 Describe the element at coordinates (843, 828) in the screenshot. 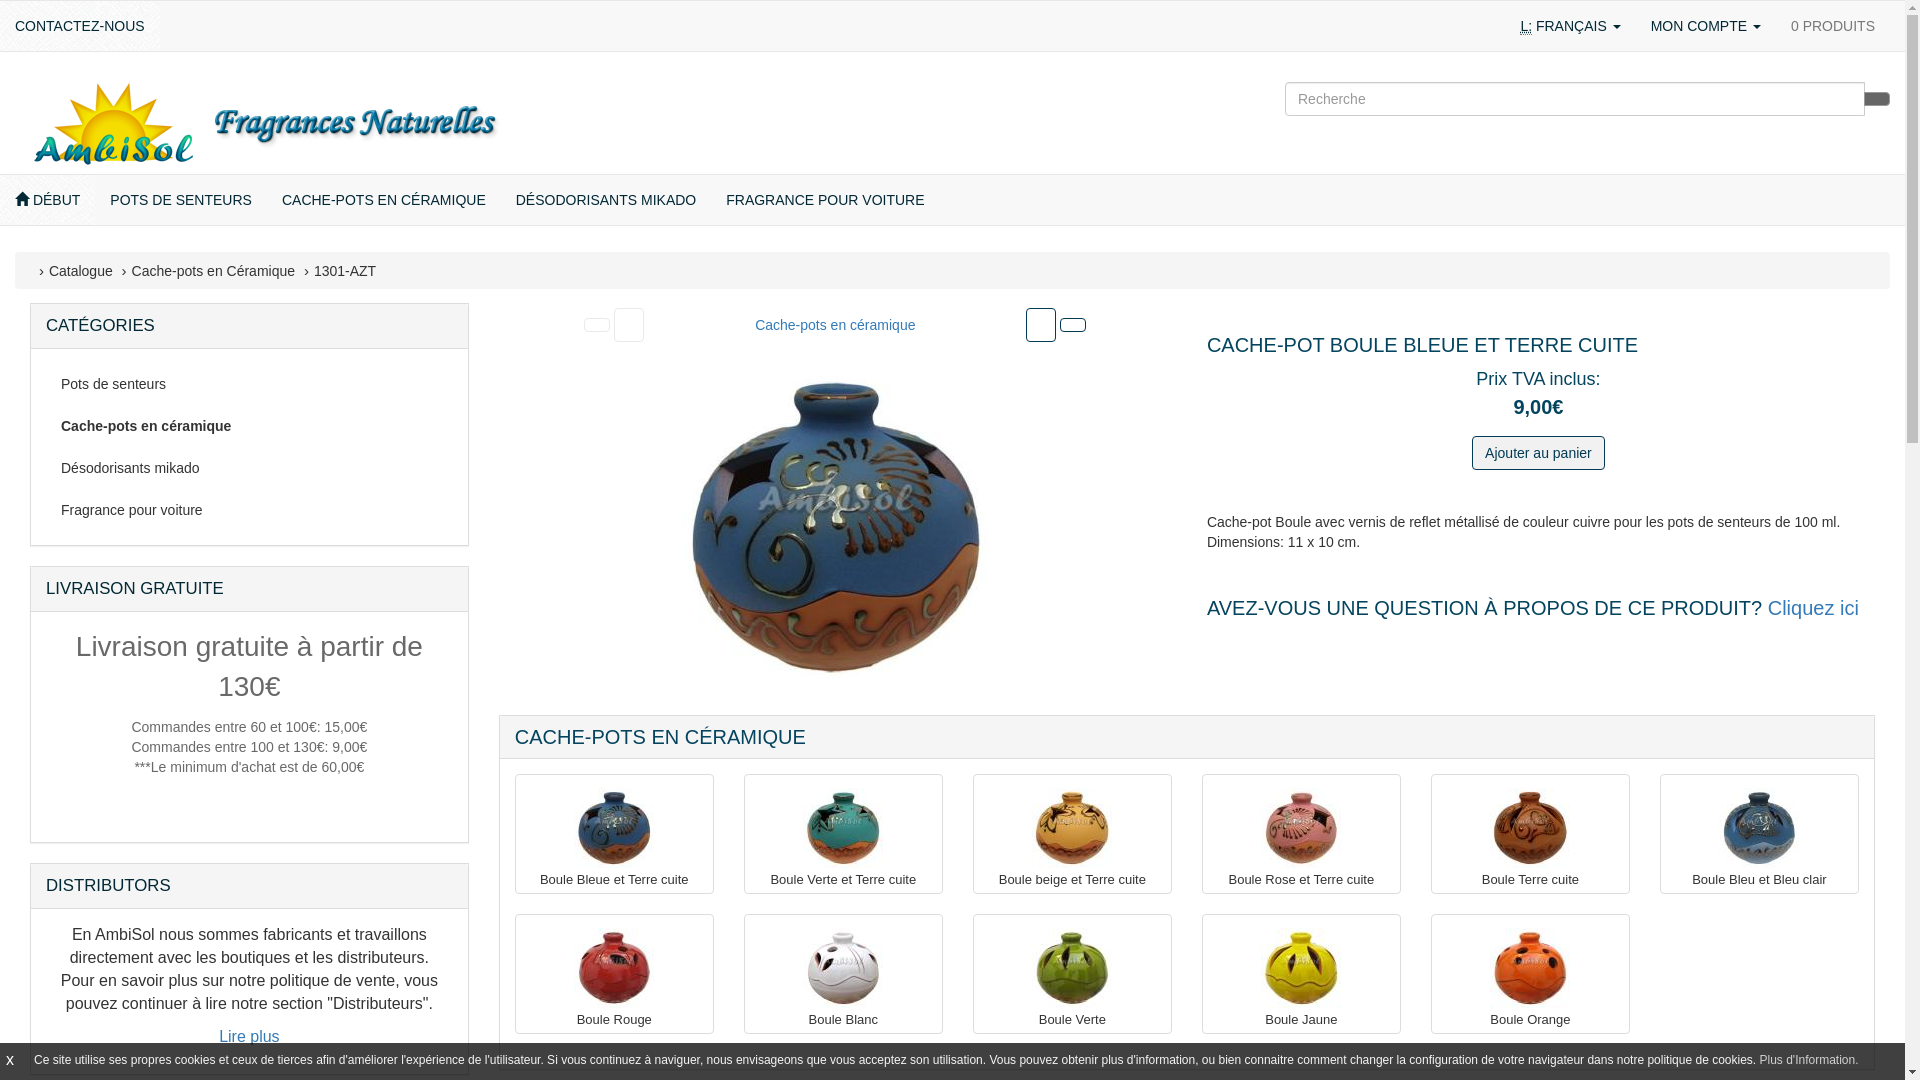

I see `'Boule Verte et Terre cuite'` at that location.